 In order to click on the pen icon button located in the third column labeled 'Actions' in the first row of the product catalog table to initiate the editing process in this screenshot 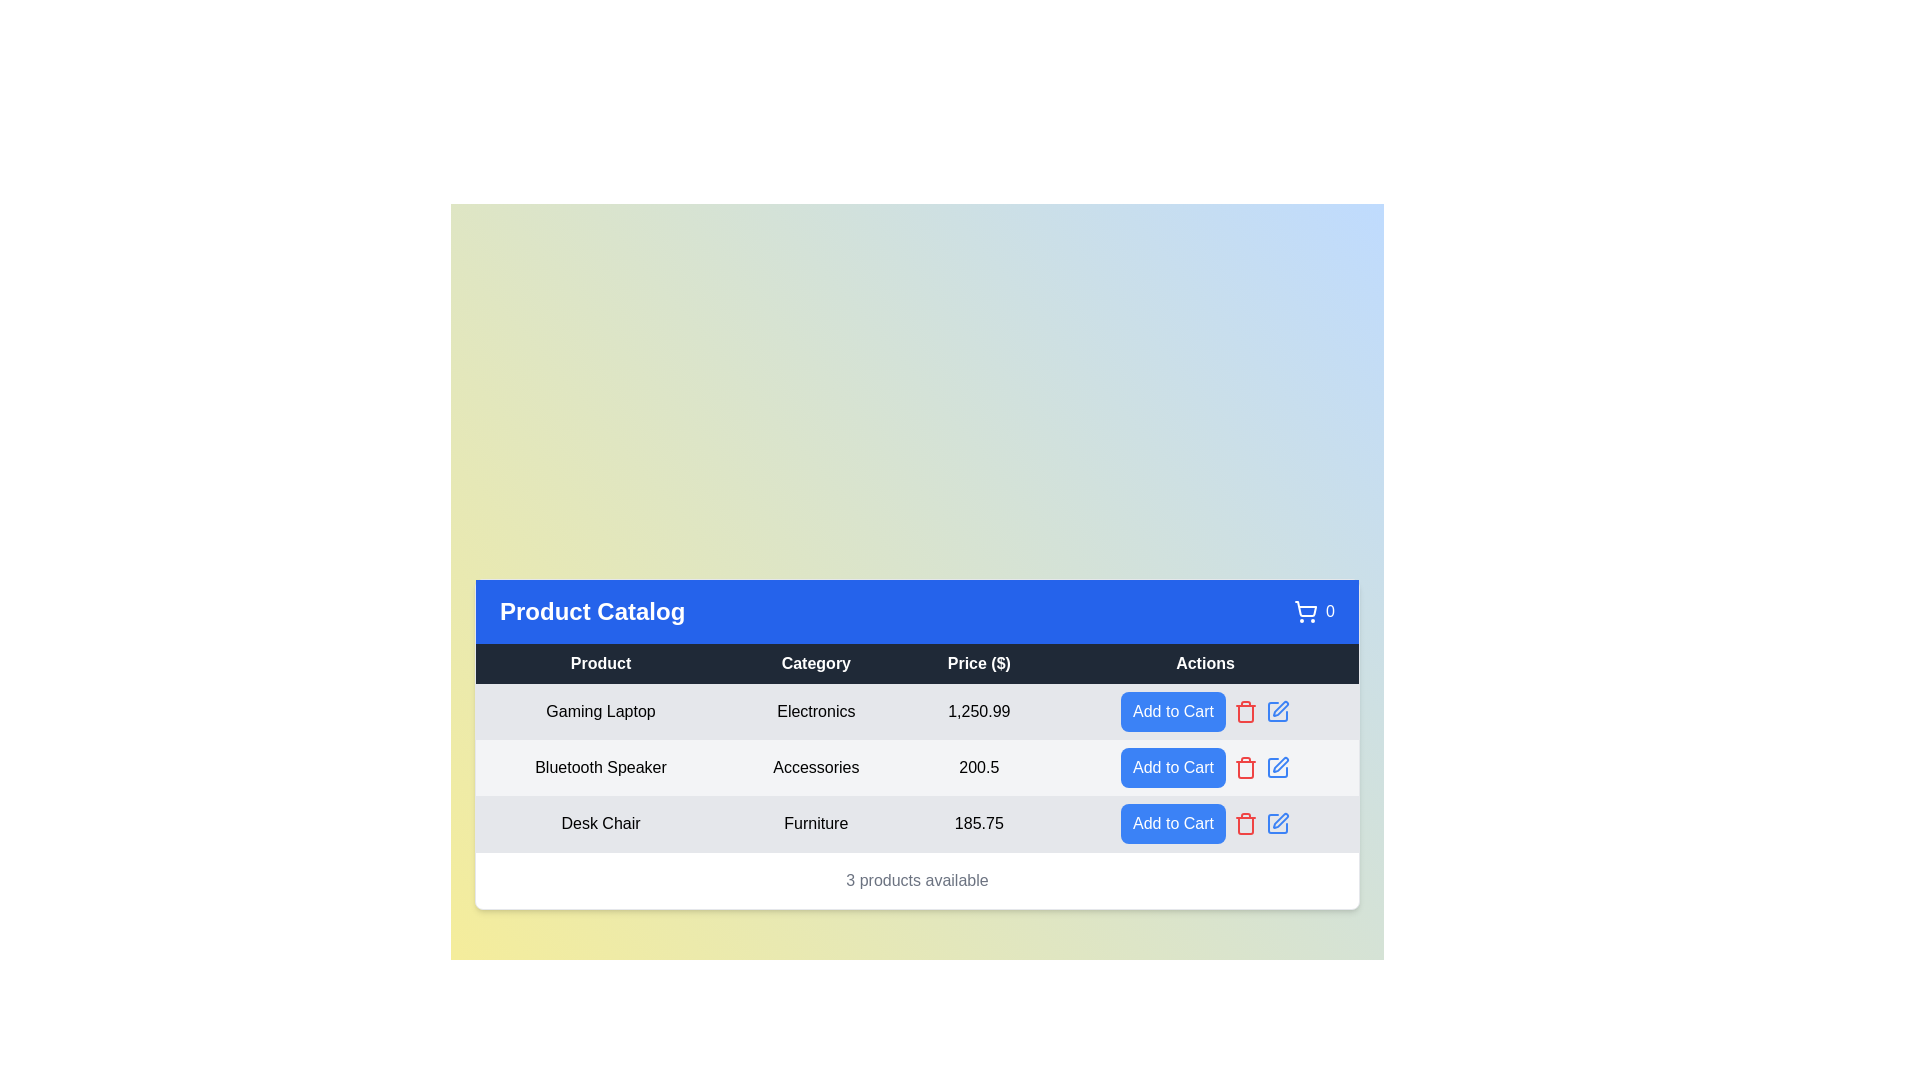, I will do `click(1276, 710)`.